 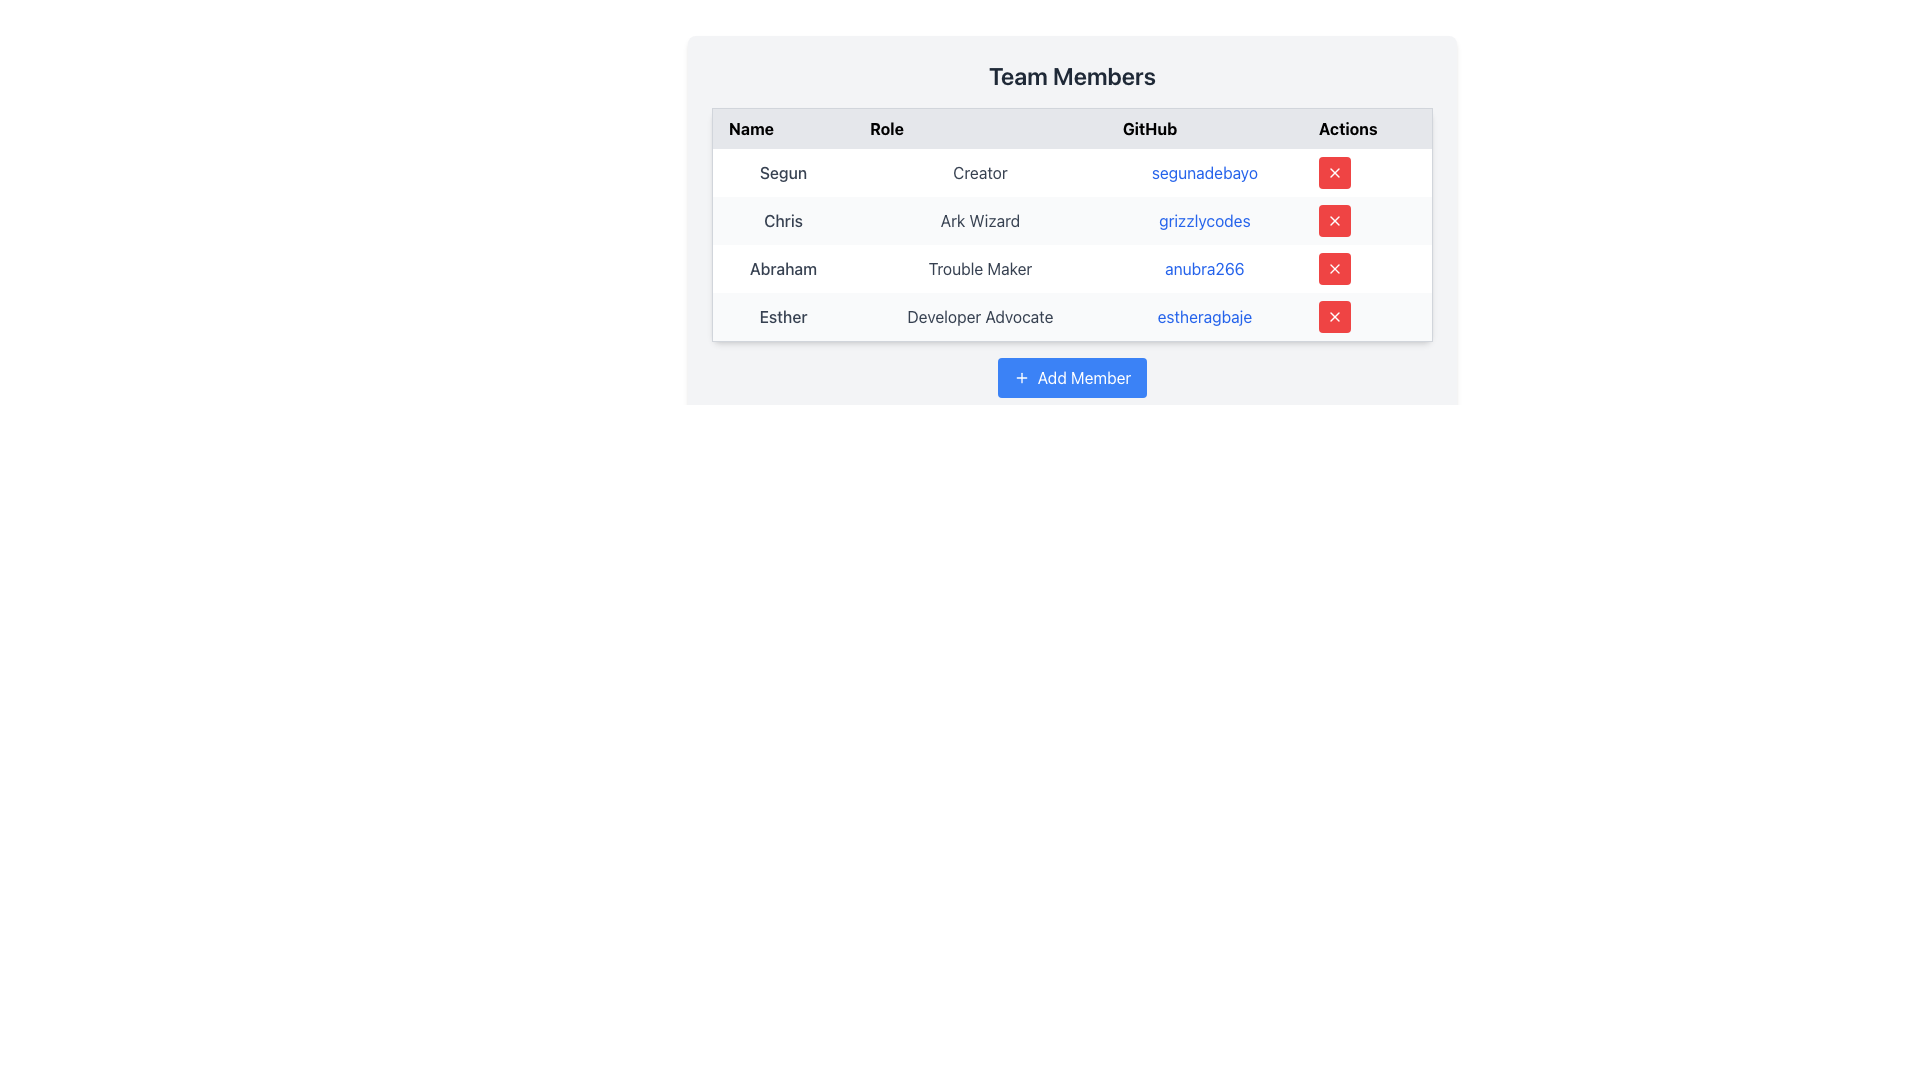 I want to click on the text hyperlink in the 'GitHub' column of the 'Team Members' table, so click(x=1203, y=316).